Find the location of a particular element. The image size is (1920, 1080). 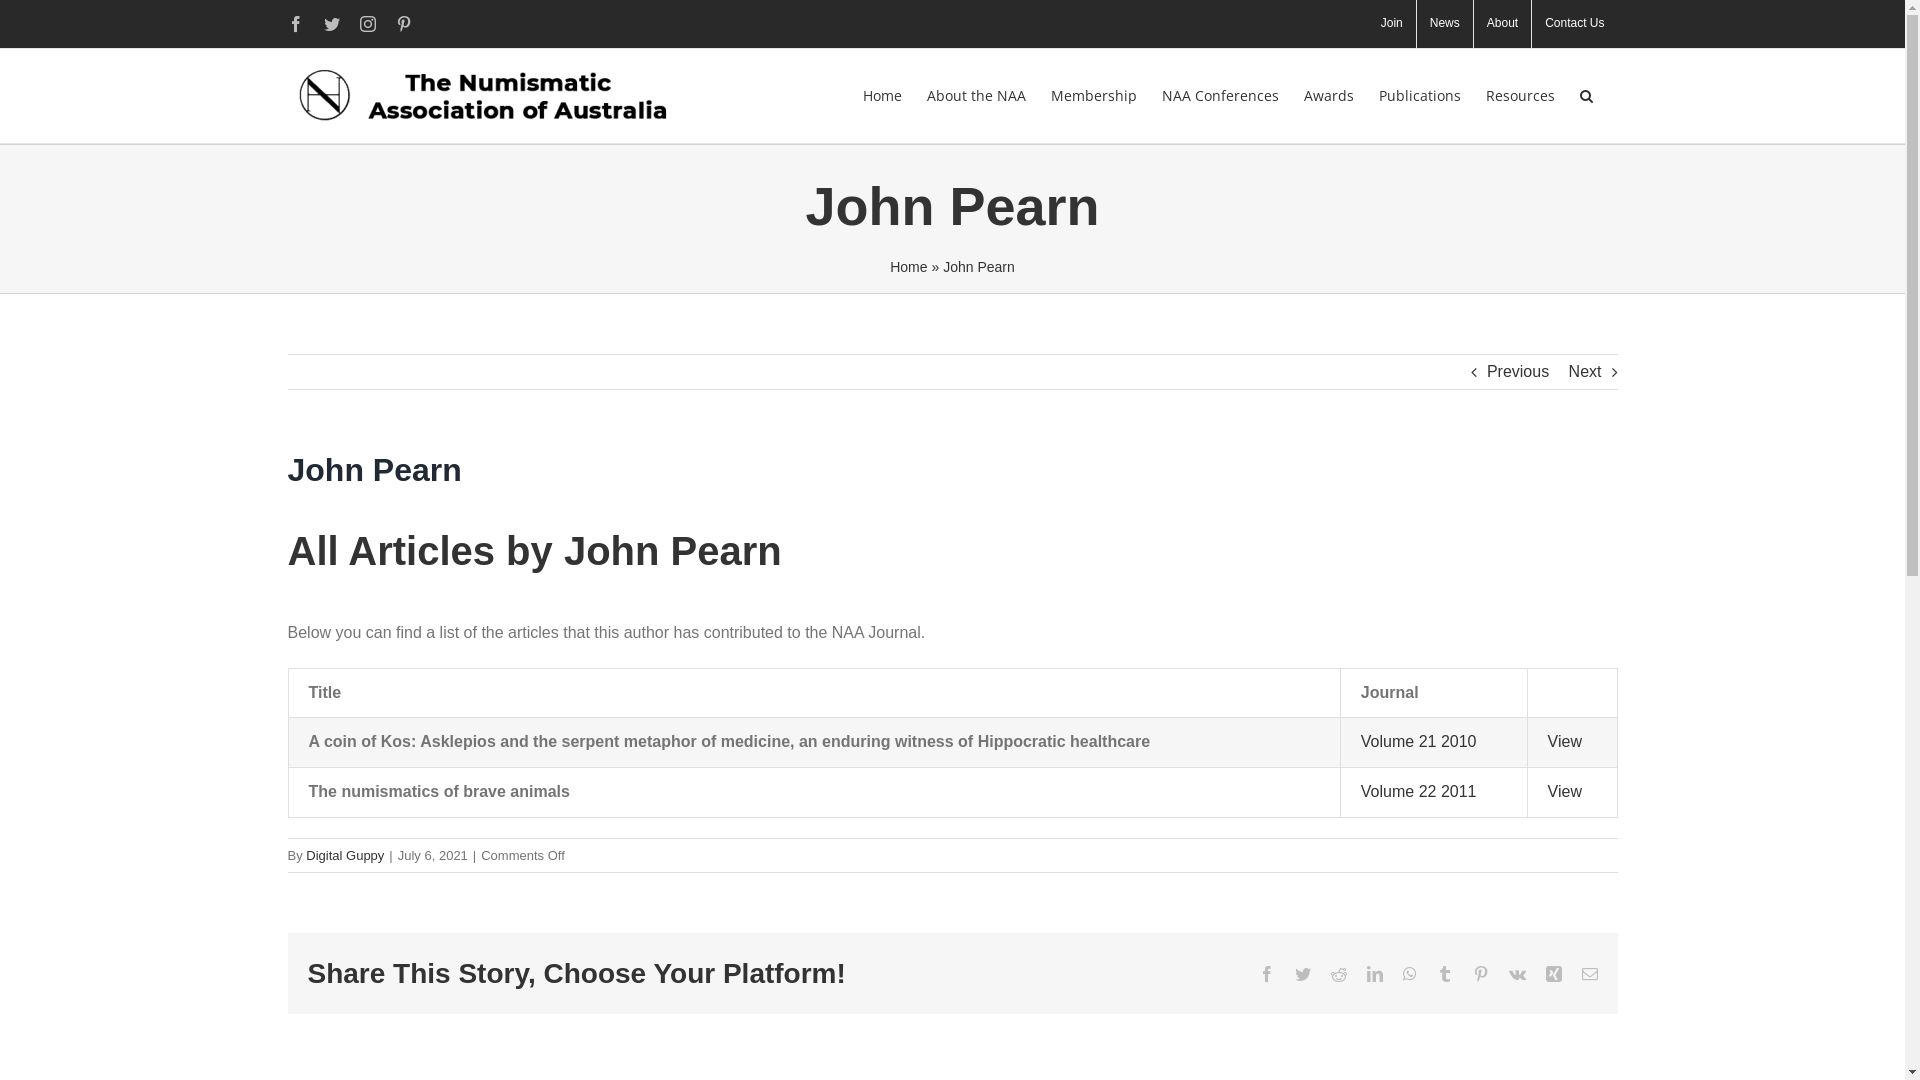

'Tumblr' is located at coordinates (1444, 973).